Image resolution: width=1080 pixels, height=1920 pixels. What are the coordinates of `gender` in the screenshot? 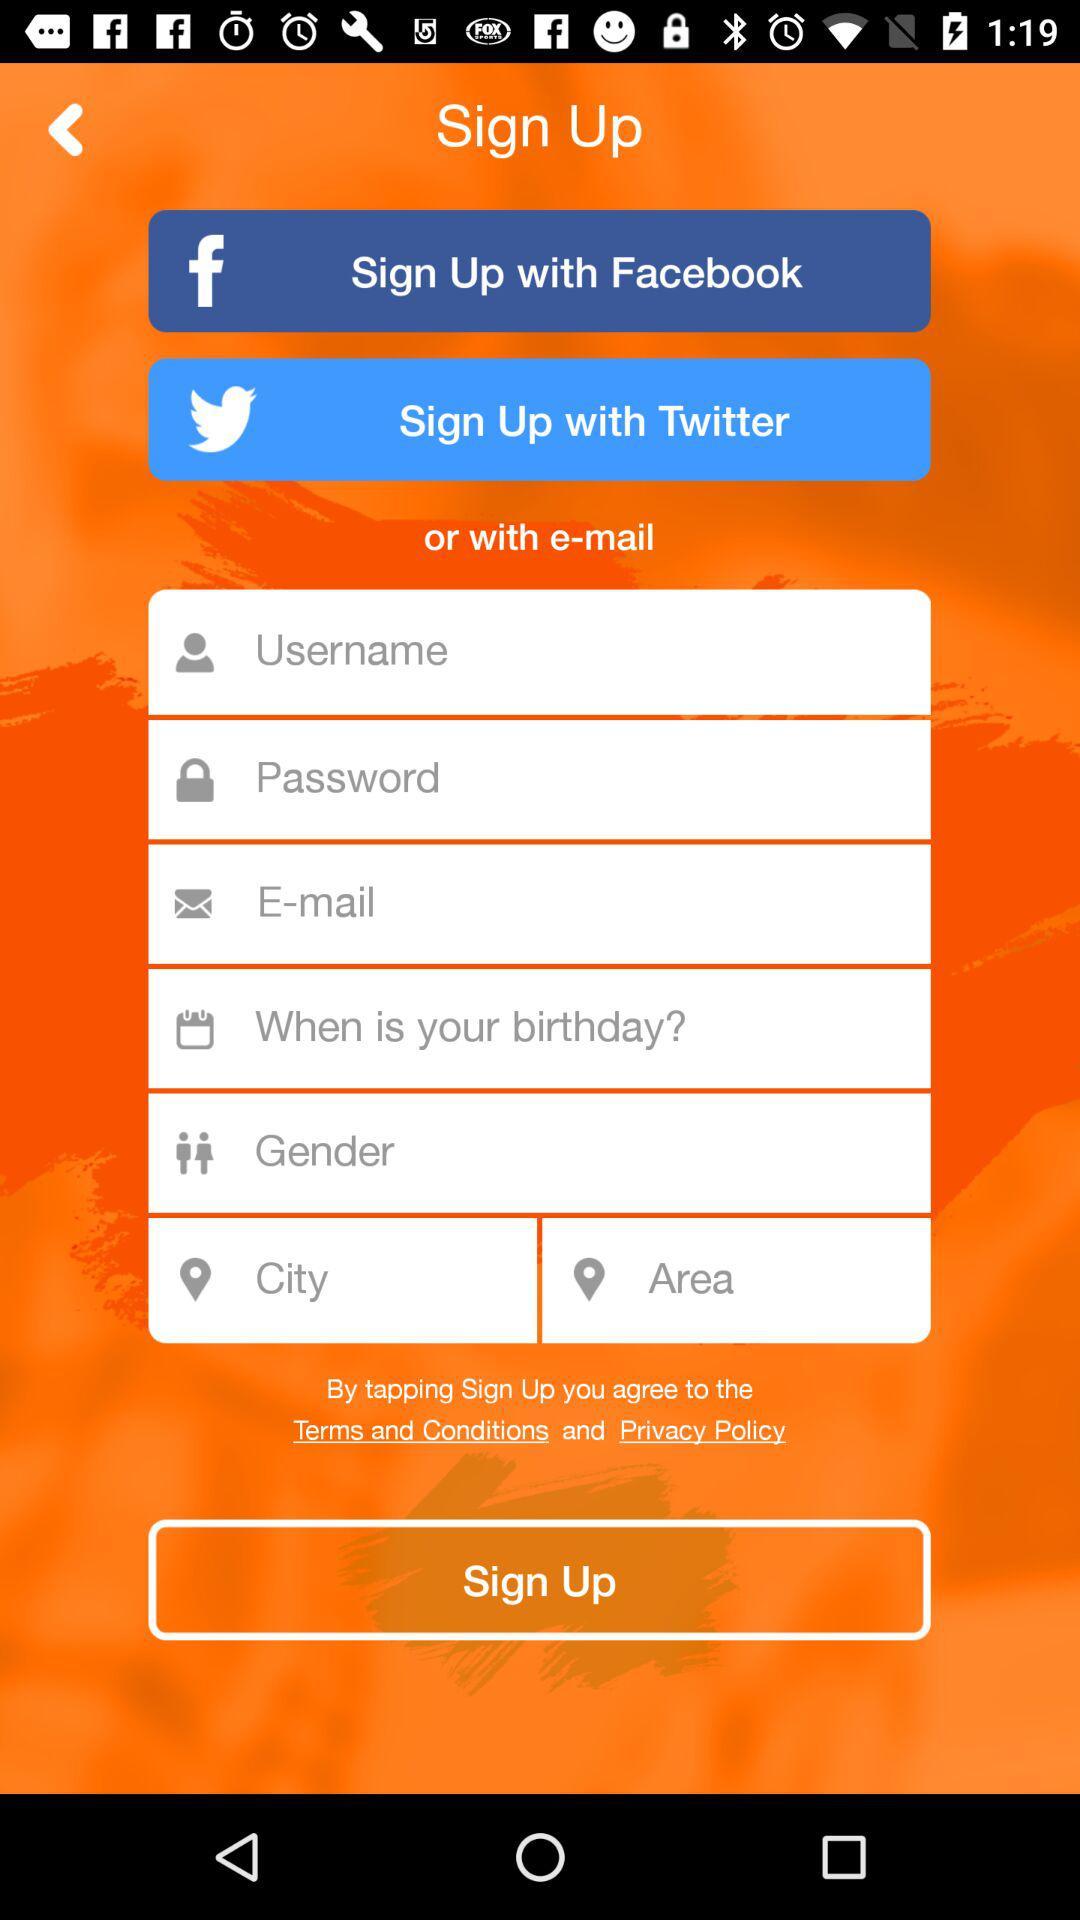 It's located at (550, 1153).